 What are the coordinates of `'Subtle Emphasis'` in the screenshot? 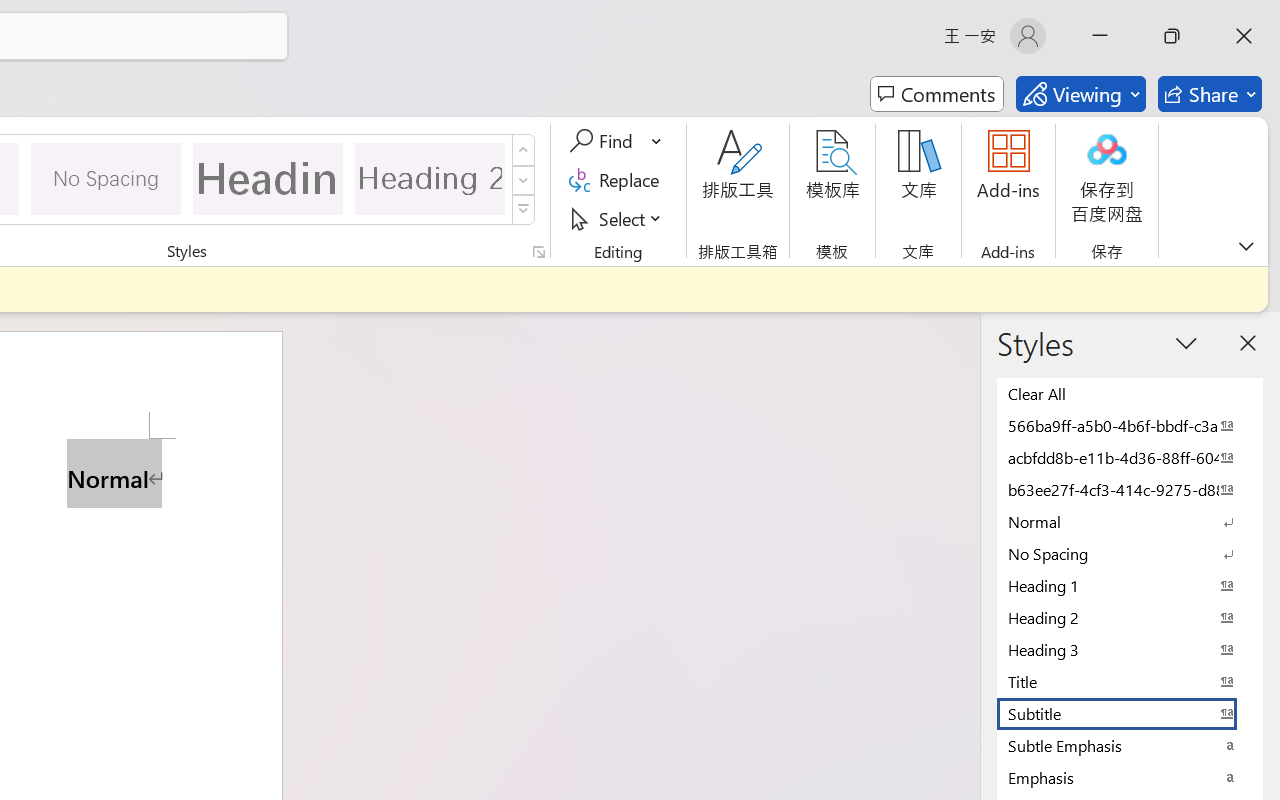 It's located at (1130, 745).